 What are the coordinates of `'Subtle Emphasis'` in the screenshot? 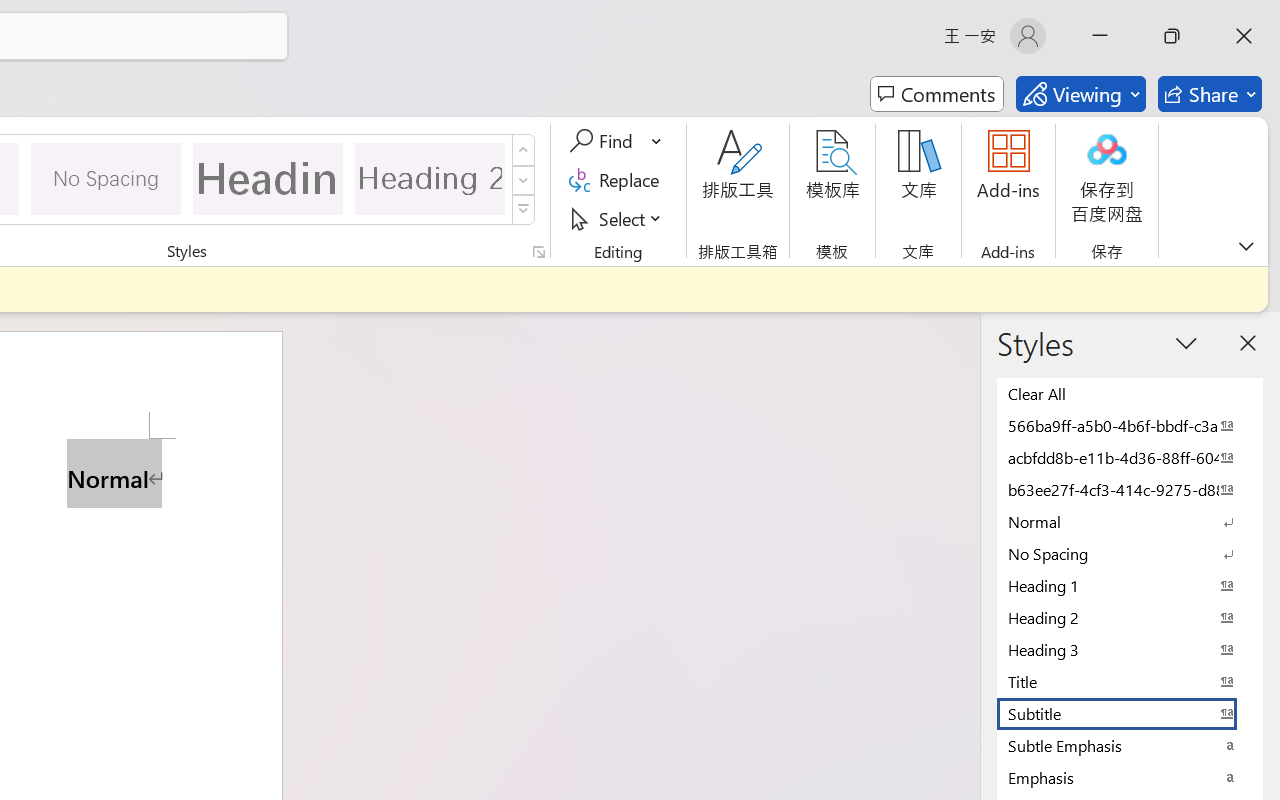 It's located at (1130, 745).